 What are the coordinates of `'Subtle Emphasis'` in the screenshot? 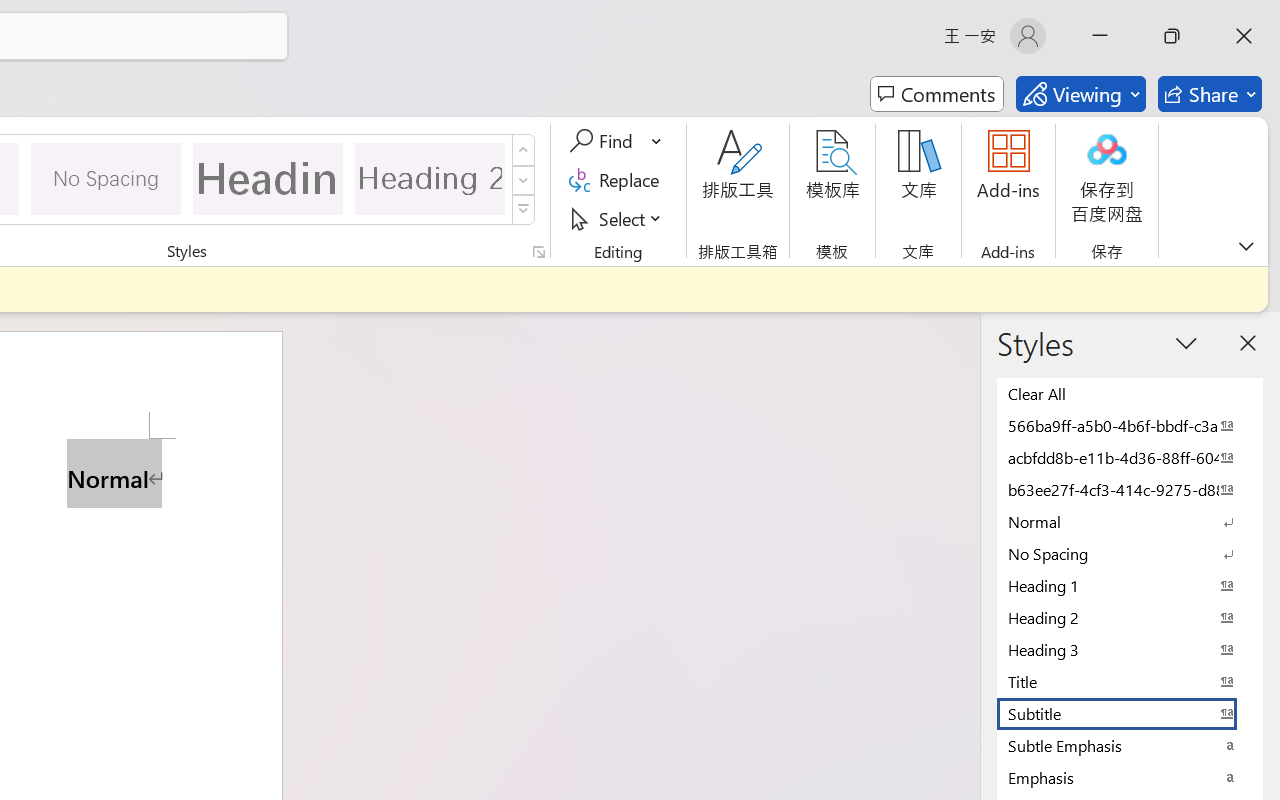 It's located at (1130, 745).